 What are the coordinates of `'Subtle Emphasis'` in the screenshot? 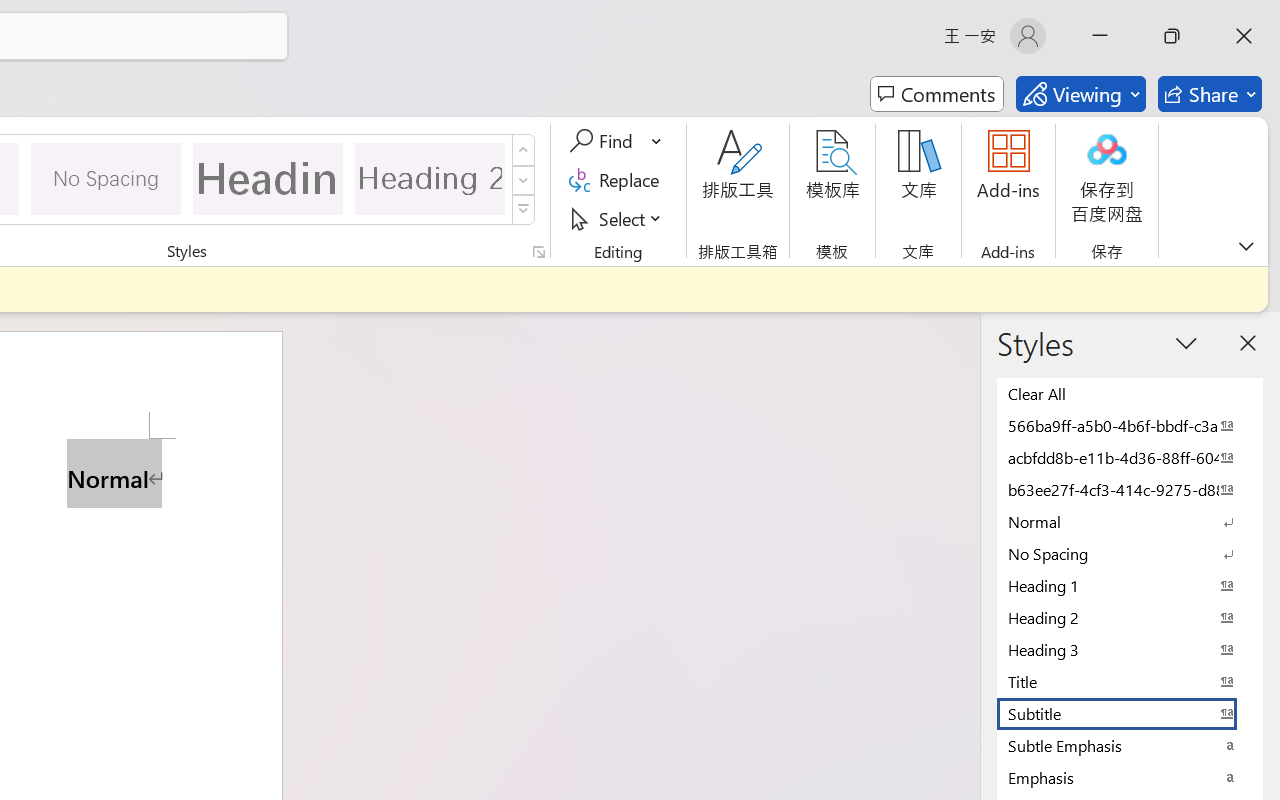 It's located at (1130, 745).